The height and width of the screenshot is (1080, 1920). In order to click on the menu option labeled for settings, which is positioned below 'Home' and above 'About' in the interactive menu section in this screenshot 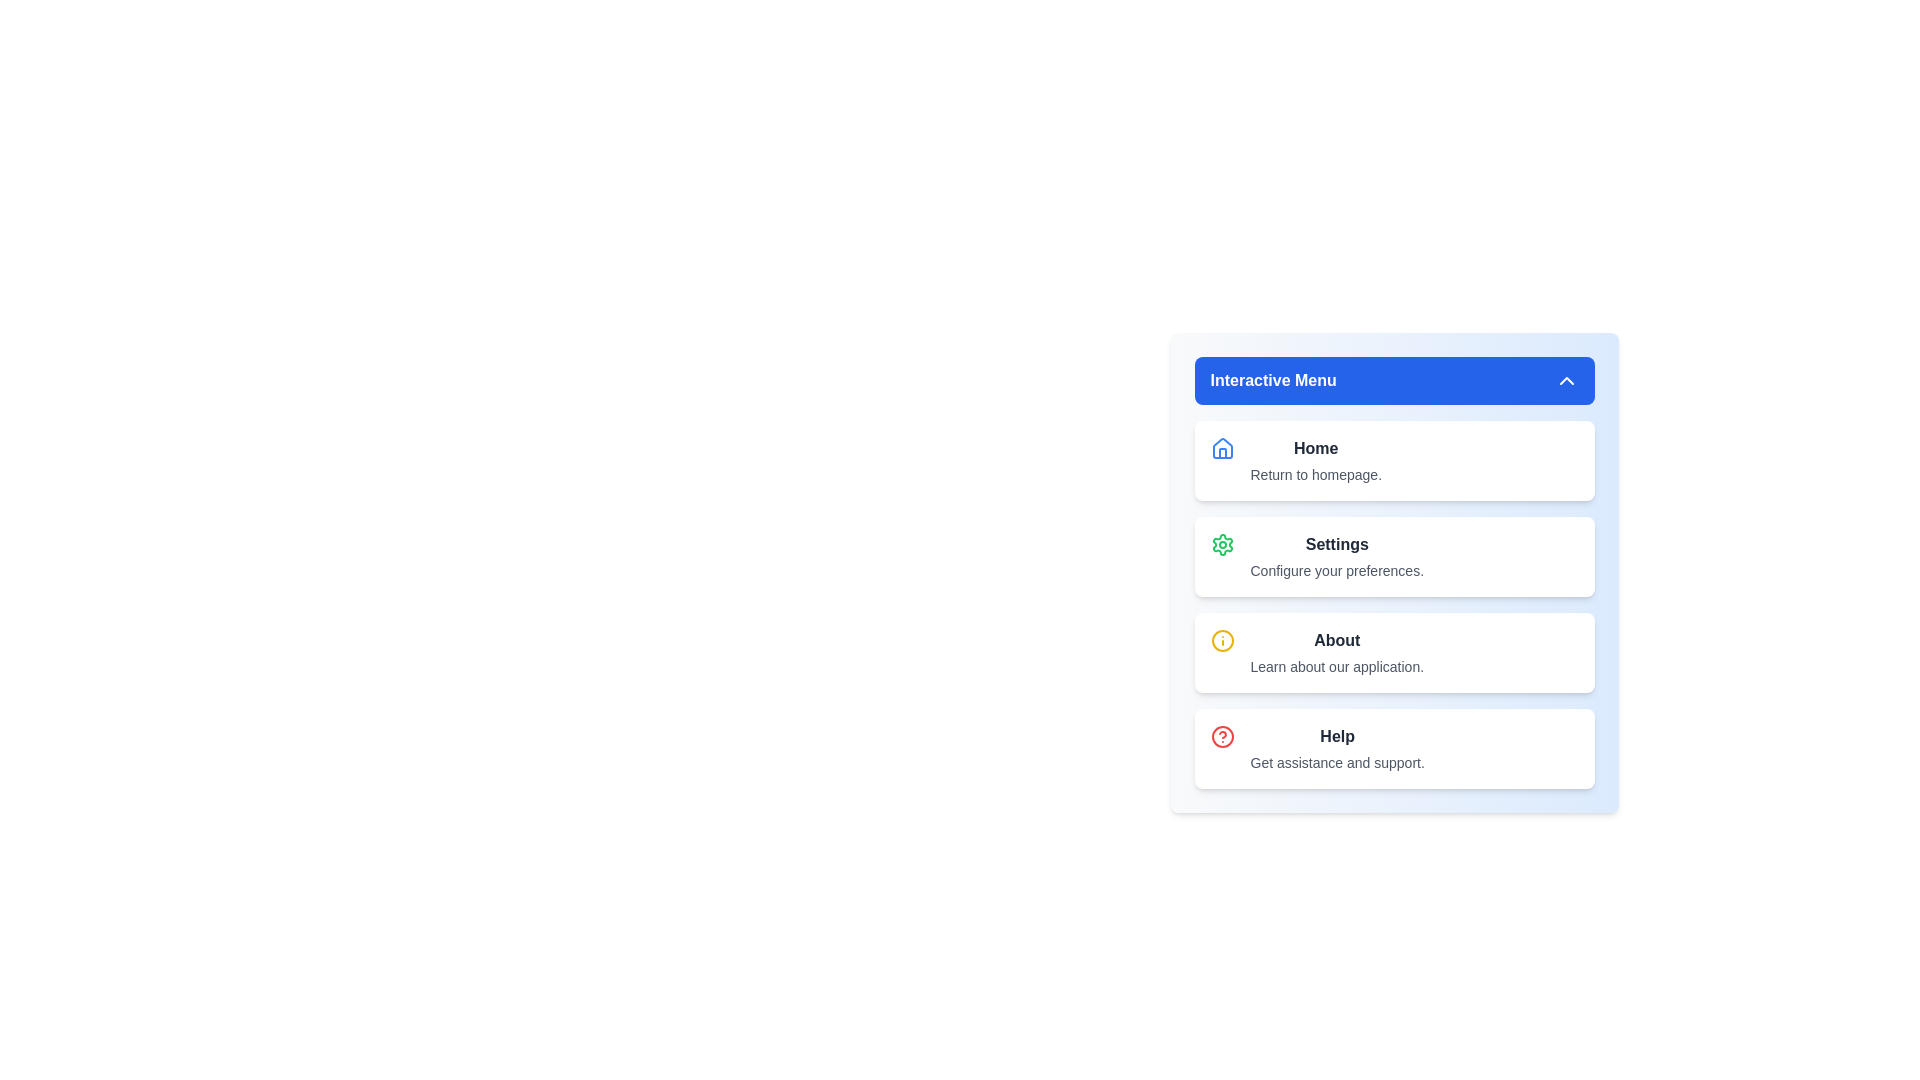, I will do `click(1337, 556)`.